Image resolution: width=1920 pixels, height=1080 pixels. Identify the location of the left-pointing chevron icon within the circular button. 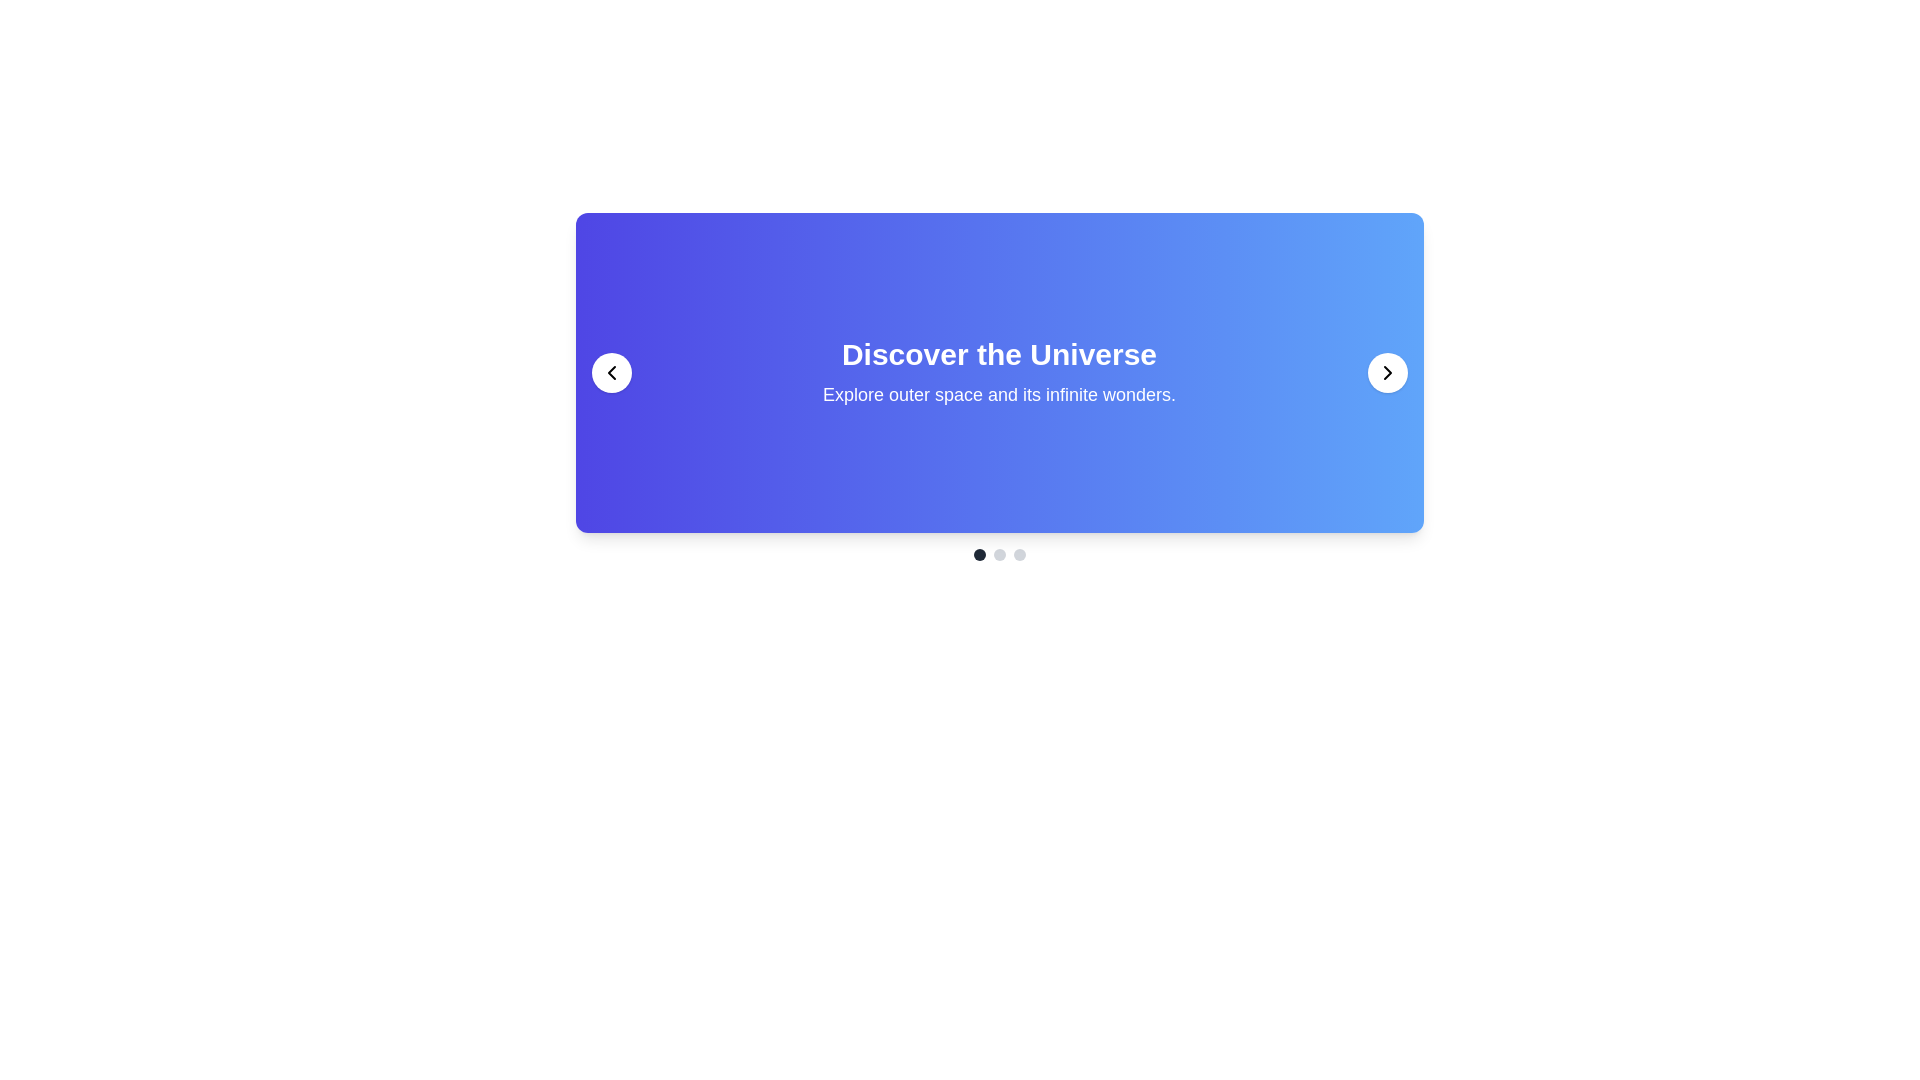
(610, 373).